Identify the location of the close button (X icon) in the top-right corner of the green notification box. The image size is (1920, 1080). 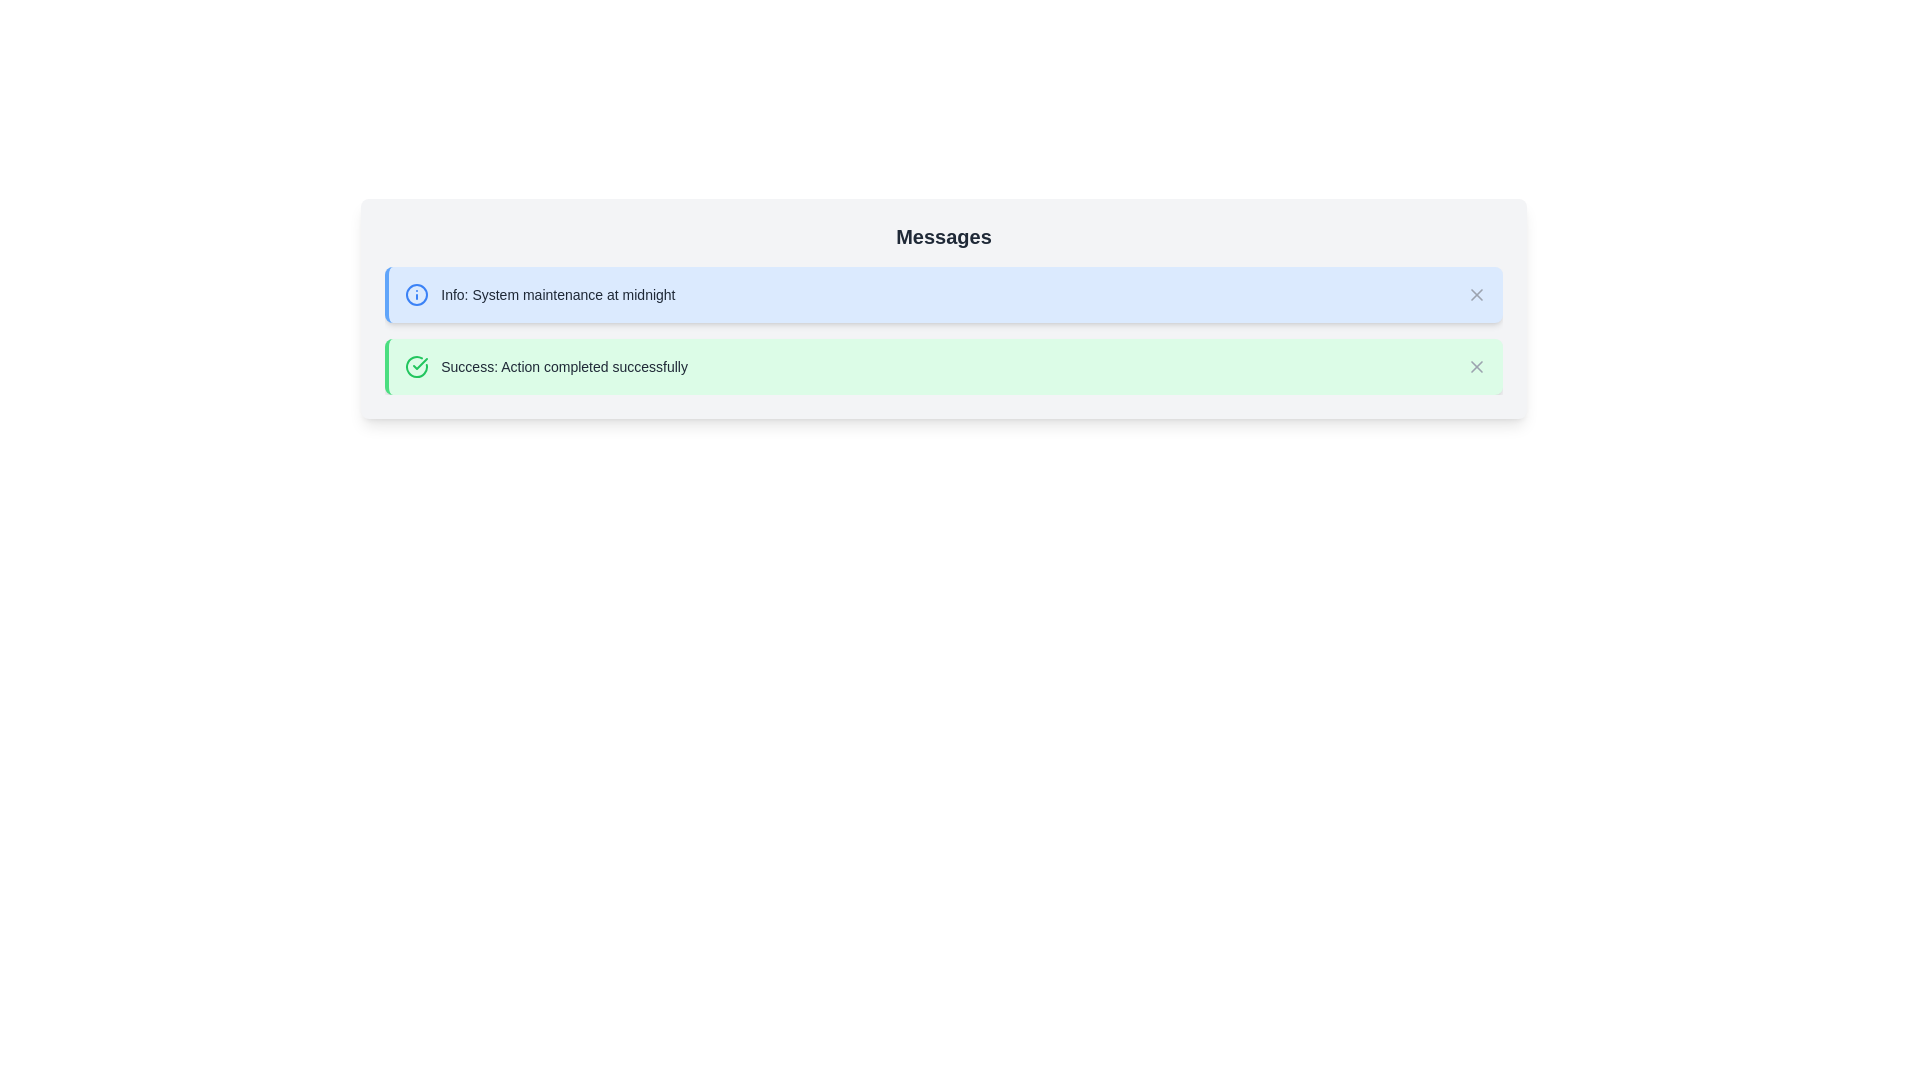
(1476, 366).